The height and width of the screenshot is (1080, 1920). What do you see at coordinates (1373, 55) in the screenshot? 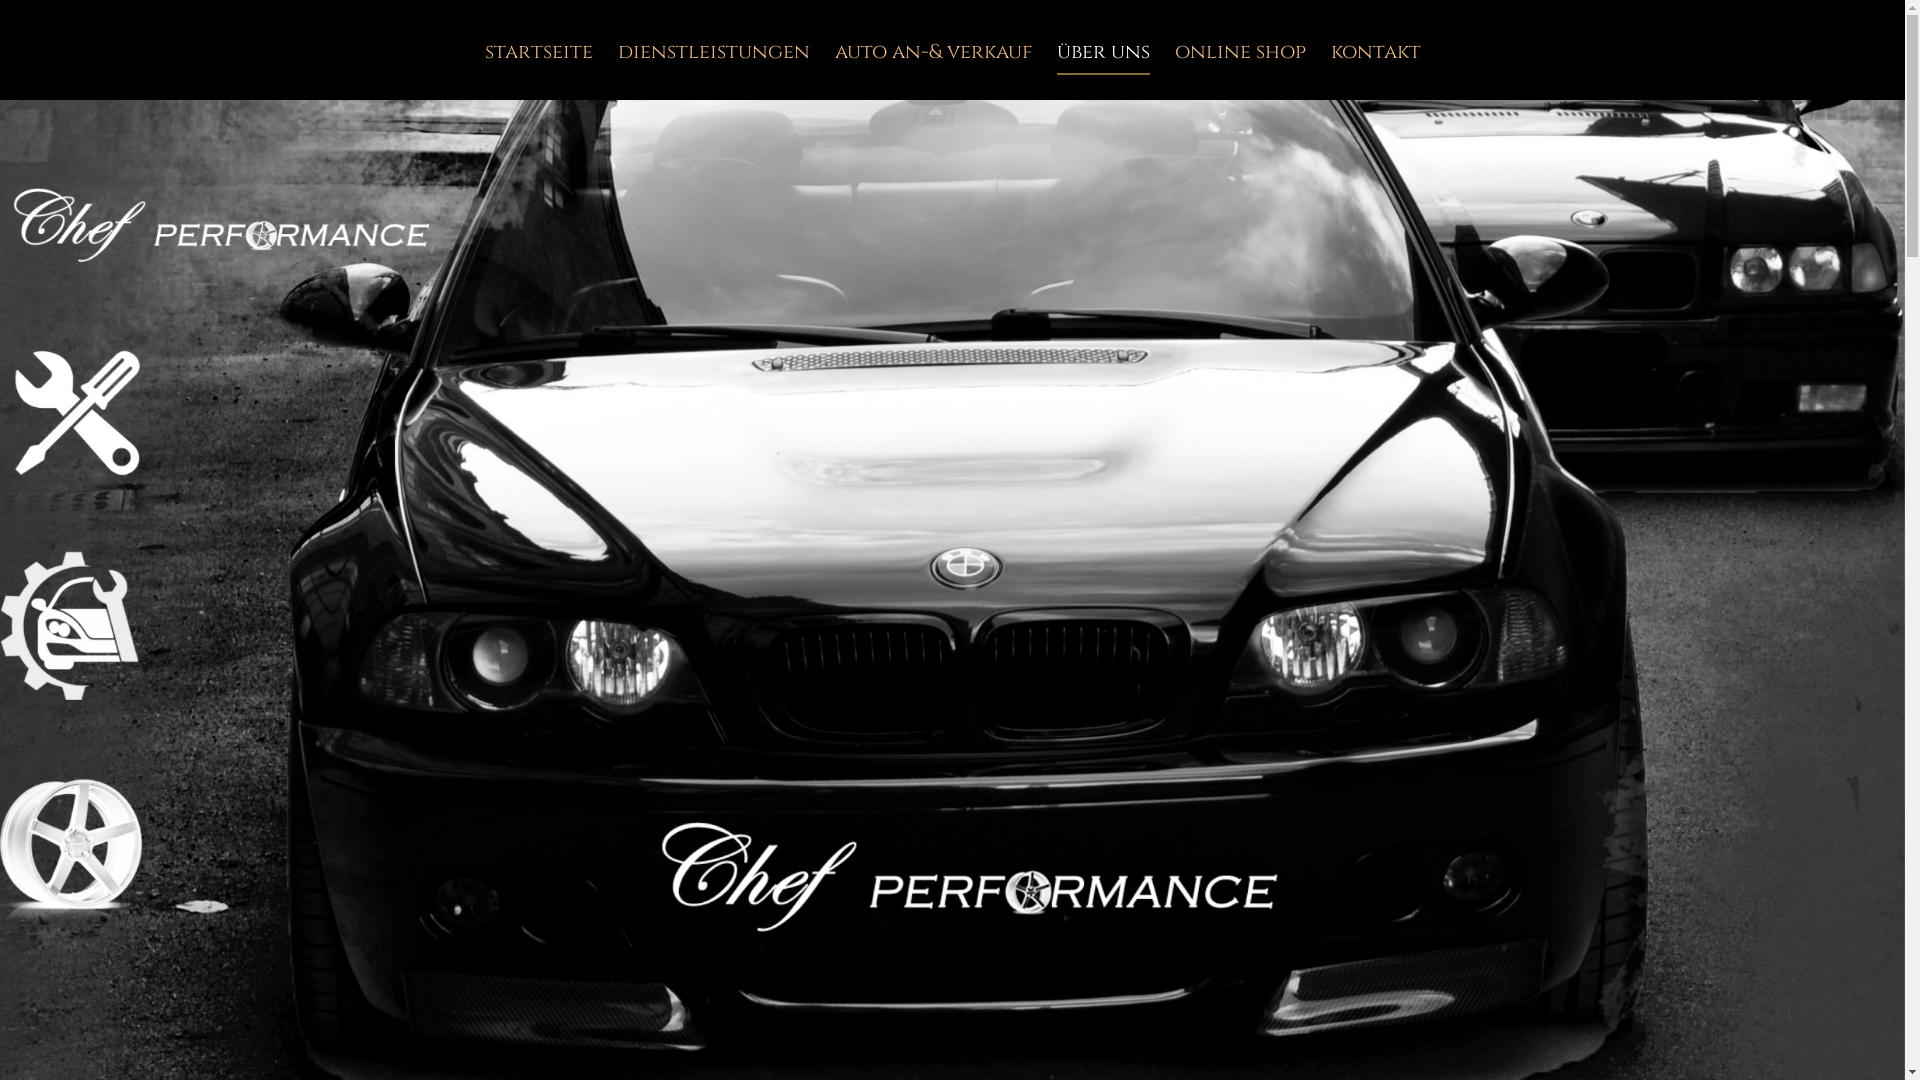
I see `'kontakt'` at bounding box center [1373, 55].